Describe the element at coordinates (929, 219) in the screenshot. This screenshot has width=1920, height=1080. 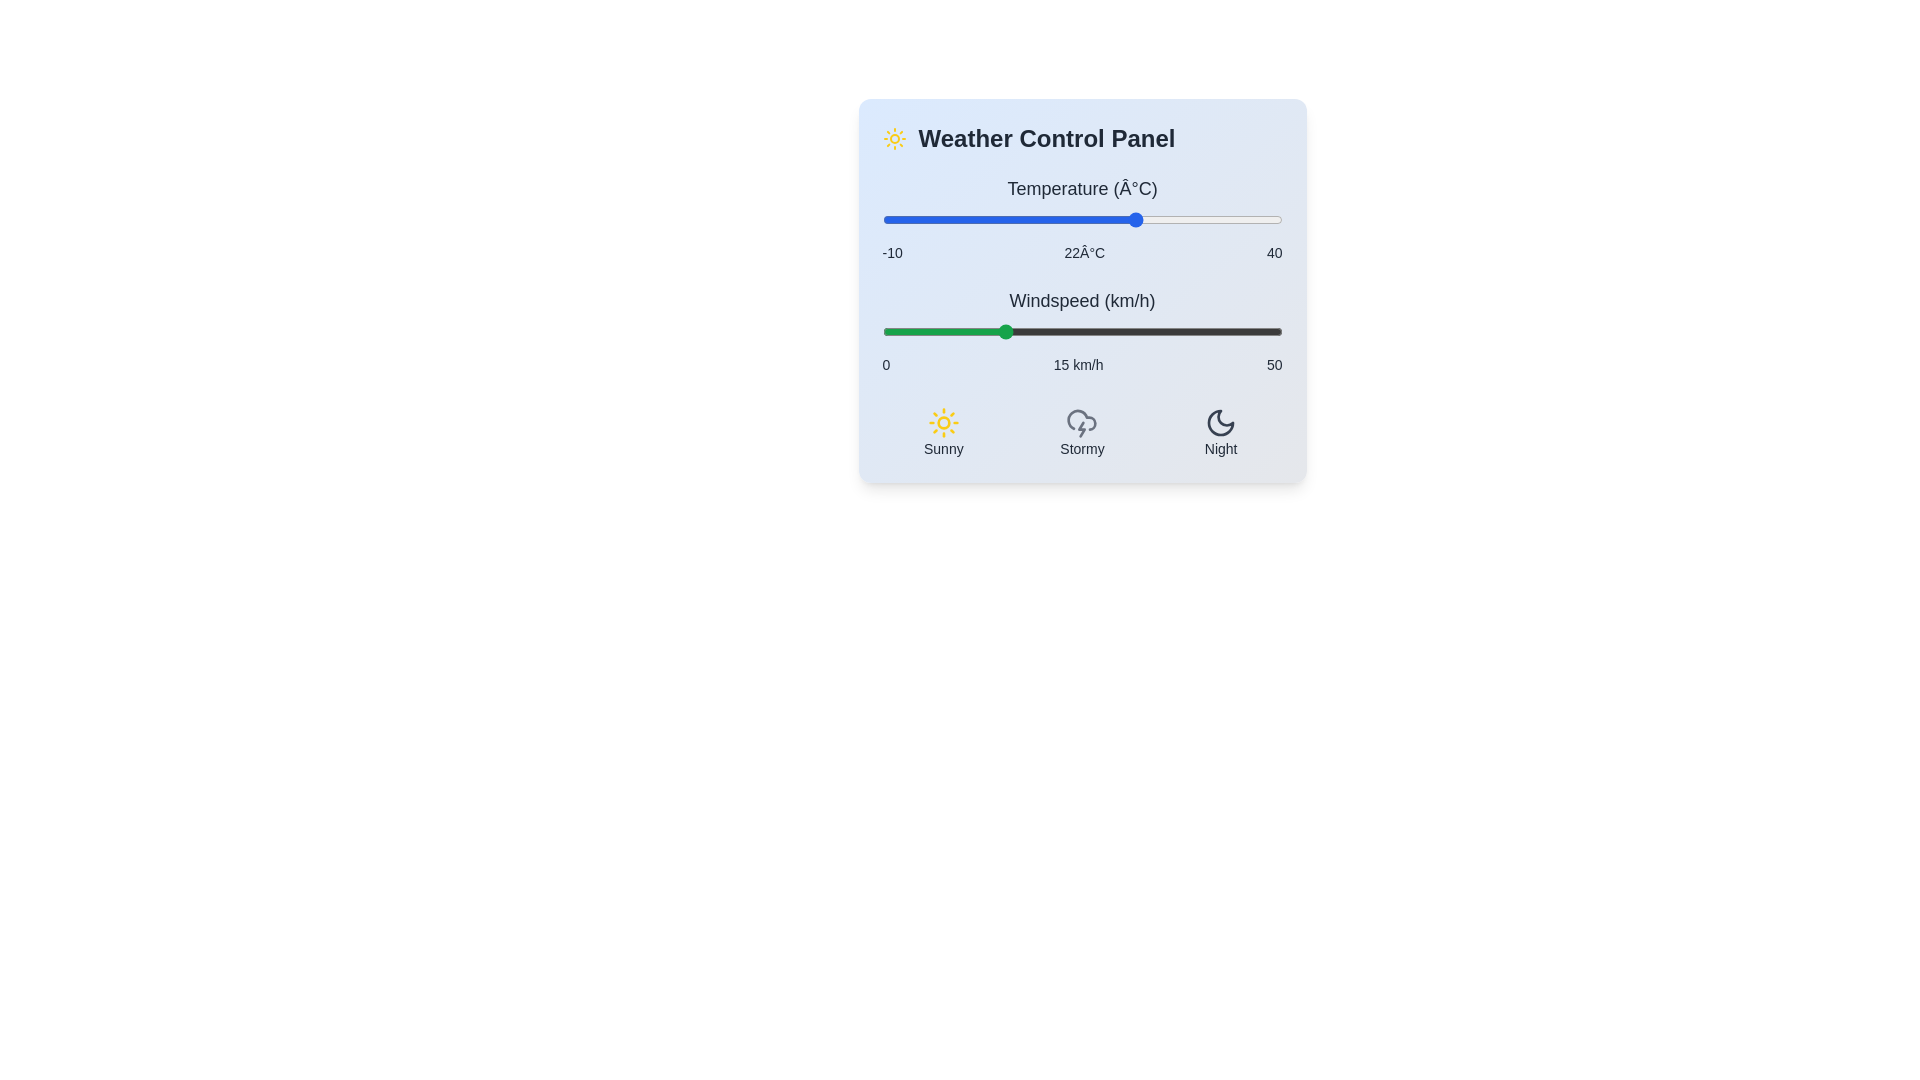
I see `the Temperature slider` at that location.